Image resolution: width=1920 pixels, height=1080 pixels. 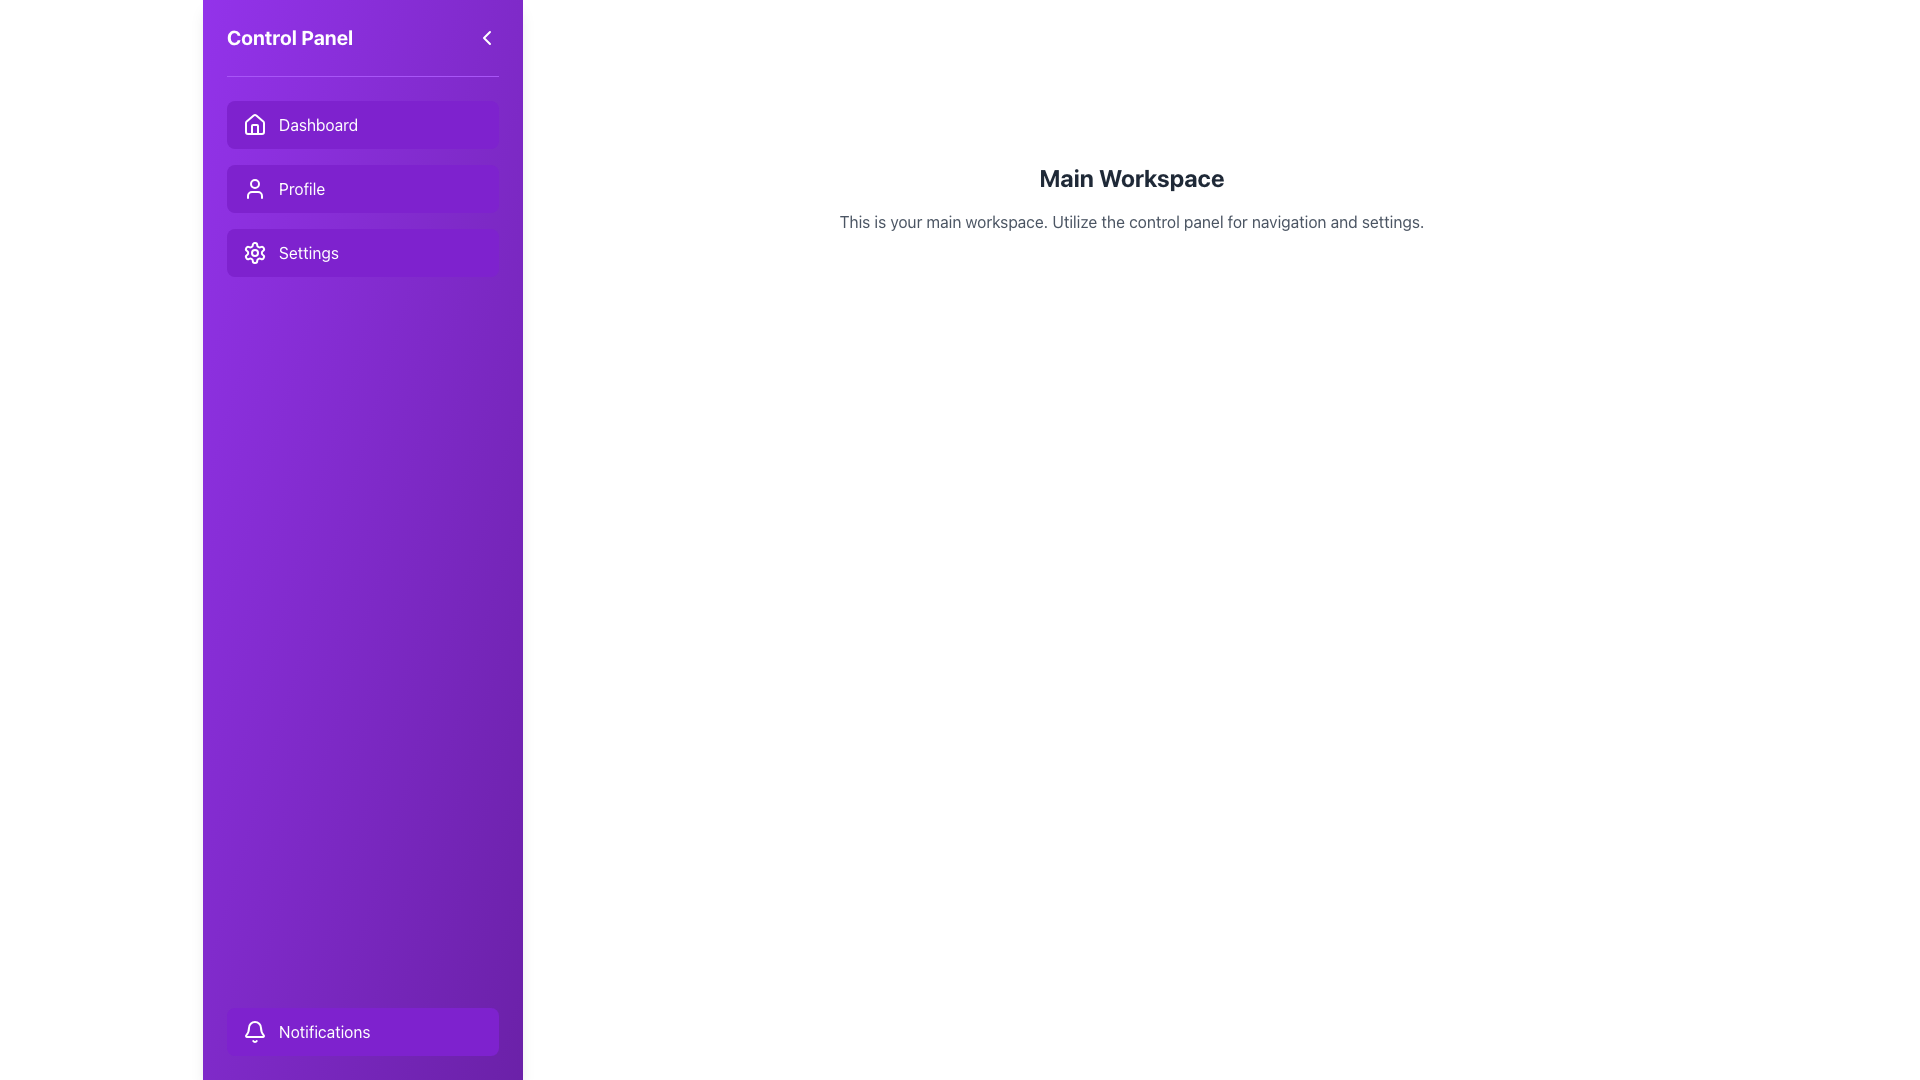 I want to click on the navigation button located at the top of the sidebar menu, so click(x=363, y=124).